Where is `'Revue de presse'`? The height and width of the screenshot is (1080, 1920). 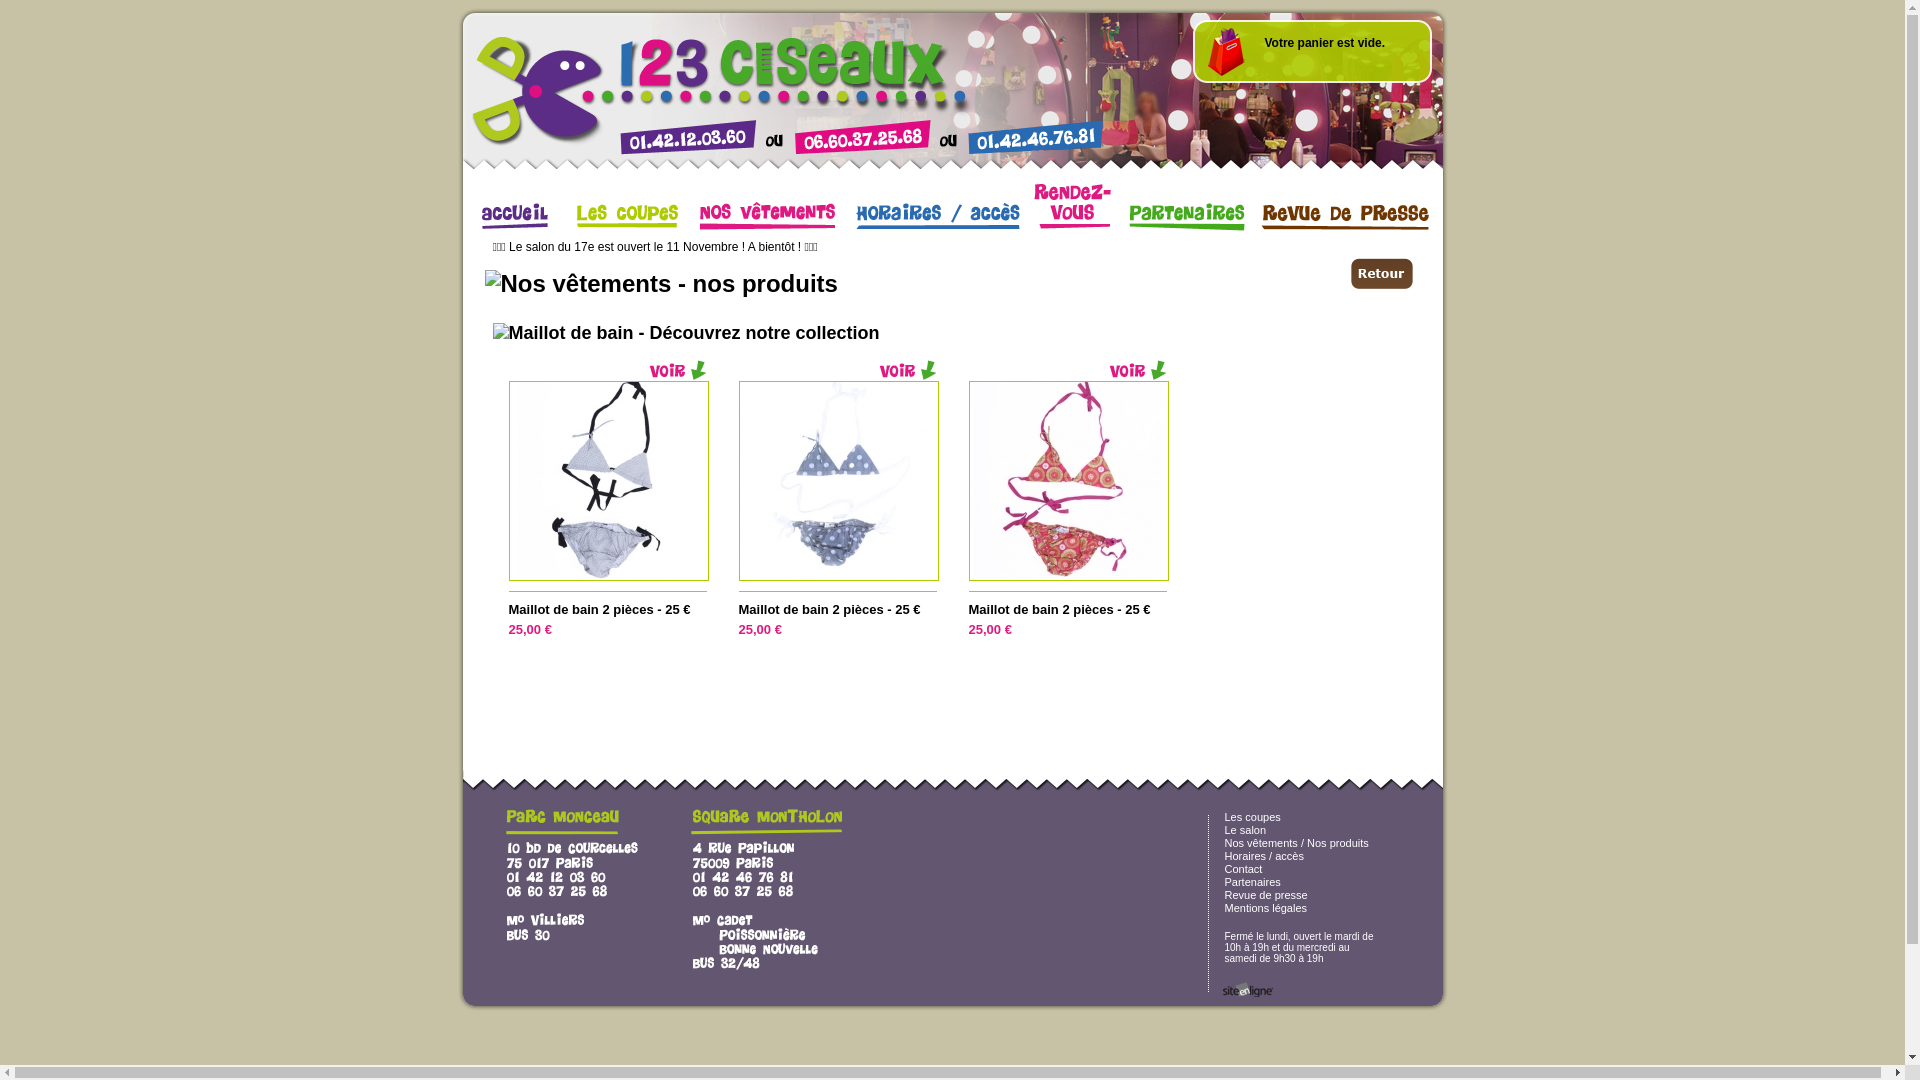 'Revue de presse' is located at coordinates (1264, 893).